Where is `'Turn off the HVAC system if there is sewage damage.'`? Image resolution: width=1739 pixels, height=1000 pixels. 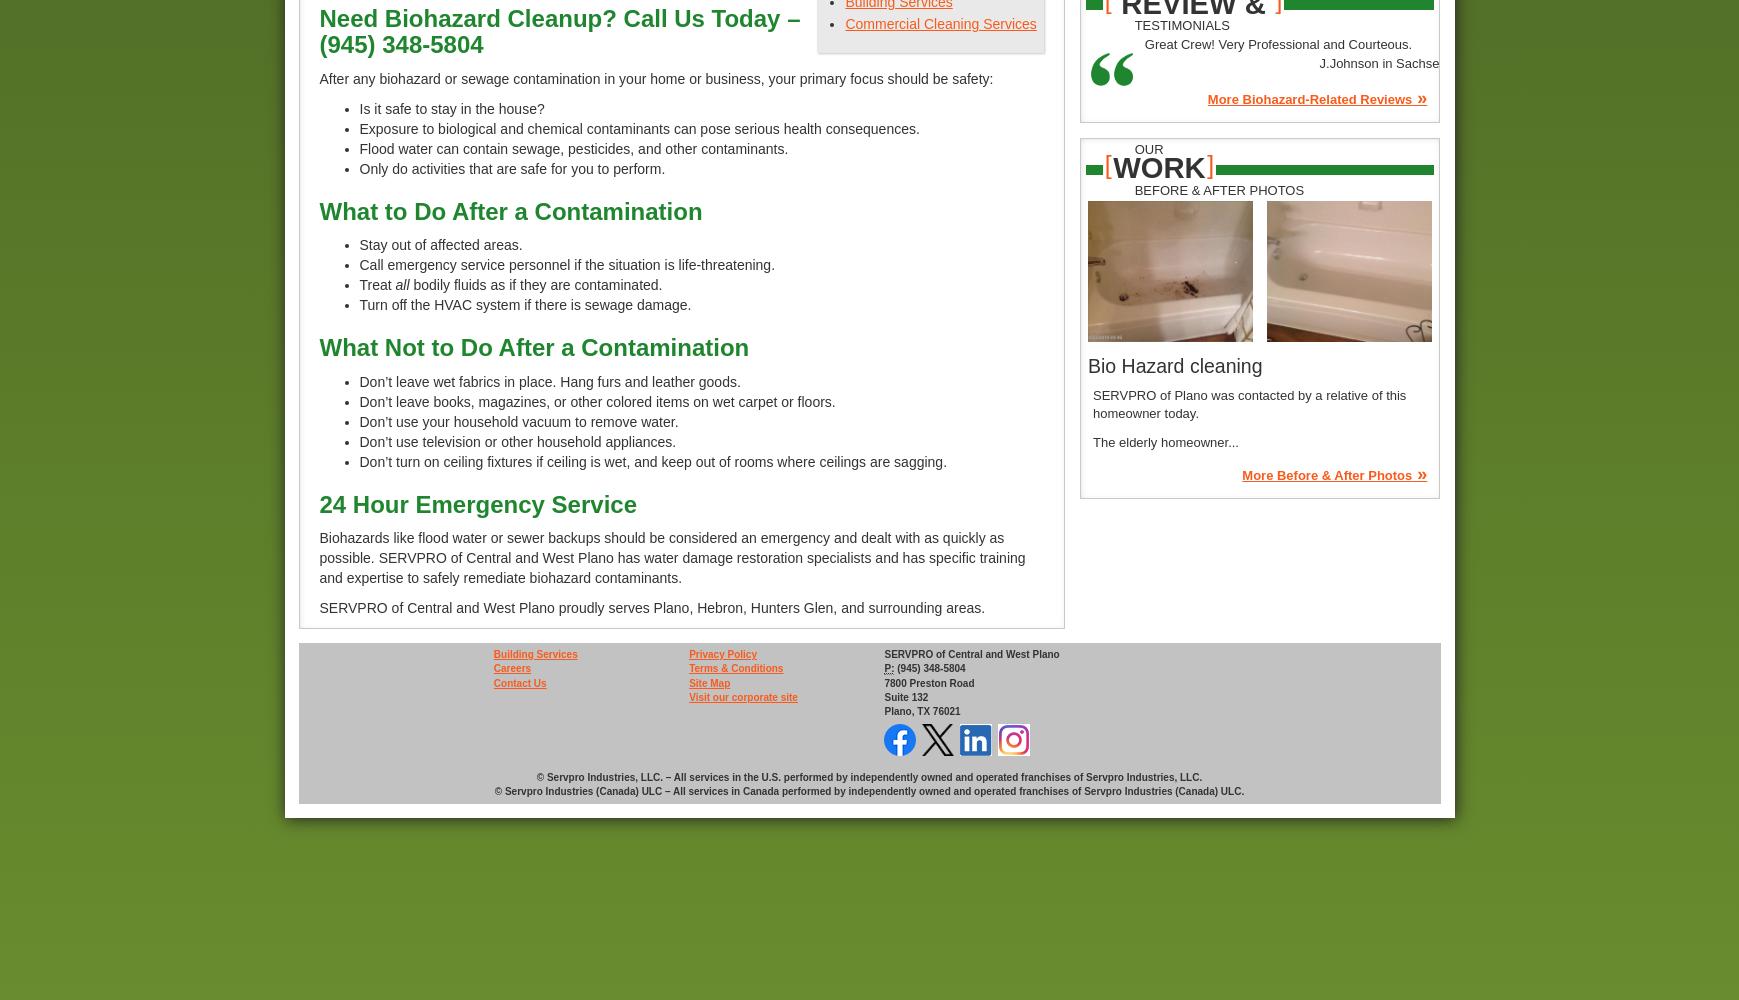
'Turn off the HVAC system if there is sewage damage.' is located at coordinates (358, 305).